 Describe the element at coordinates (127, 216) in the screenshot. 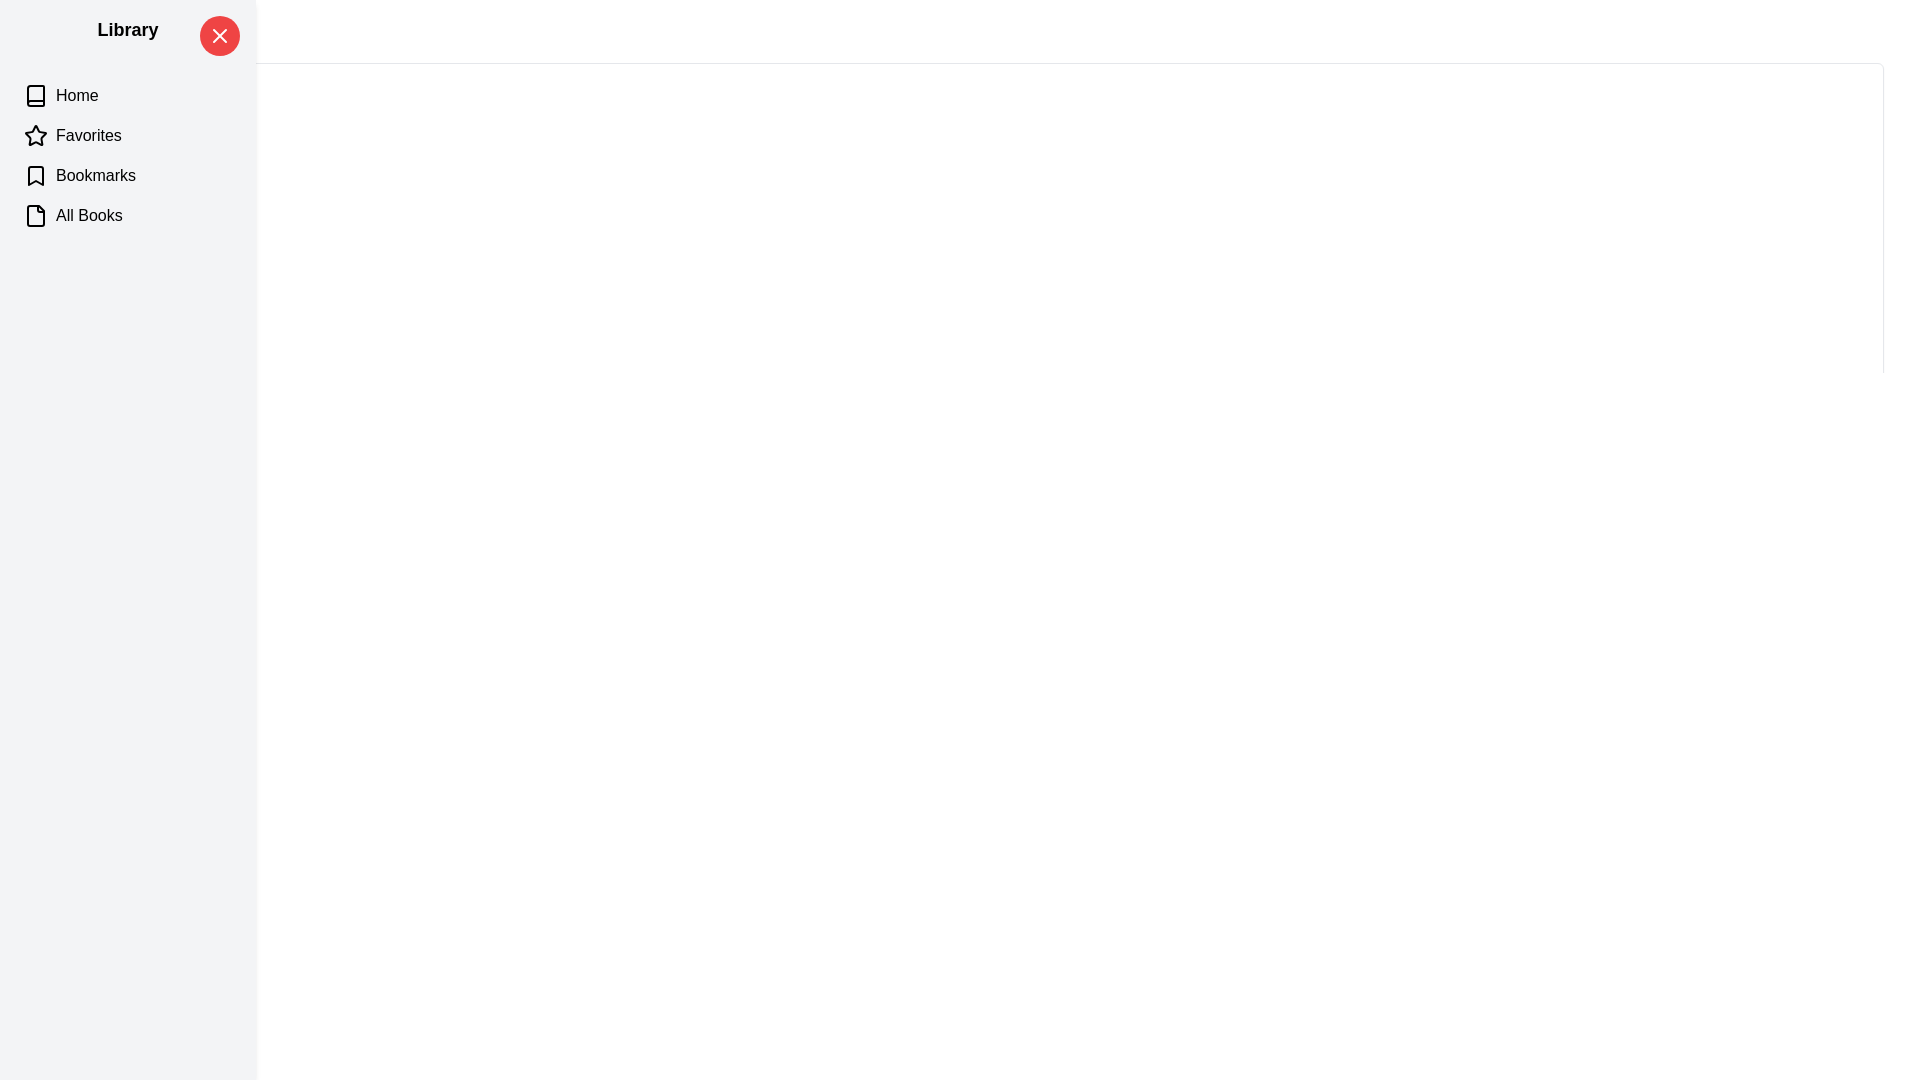

I see `the category All Books to highlight it` at that location.